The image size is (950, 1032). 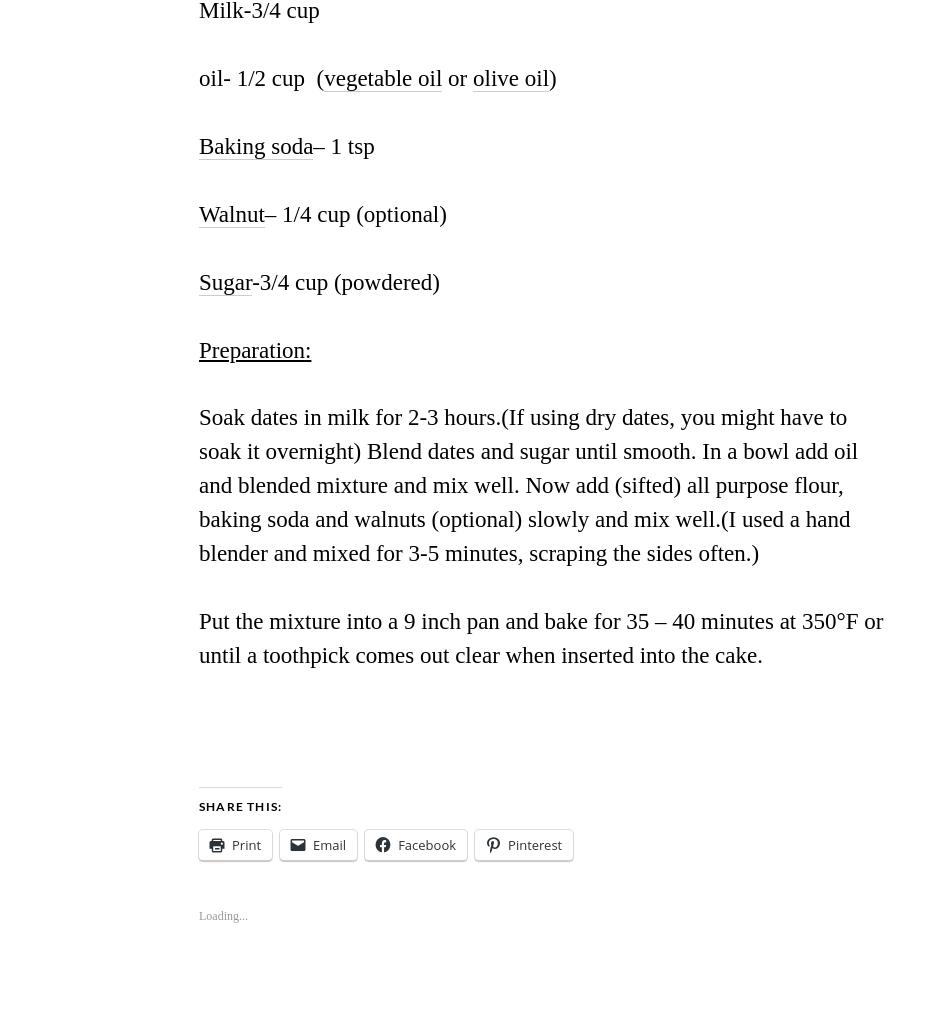 What do you see at coordinates (552, 77) in the screenshot?
I see `')'` at bounding box center [552, 77].